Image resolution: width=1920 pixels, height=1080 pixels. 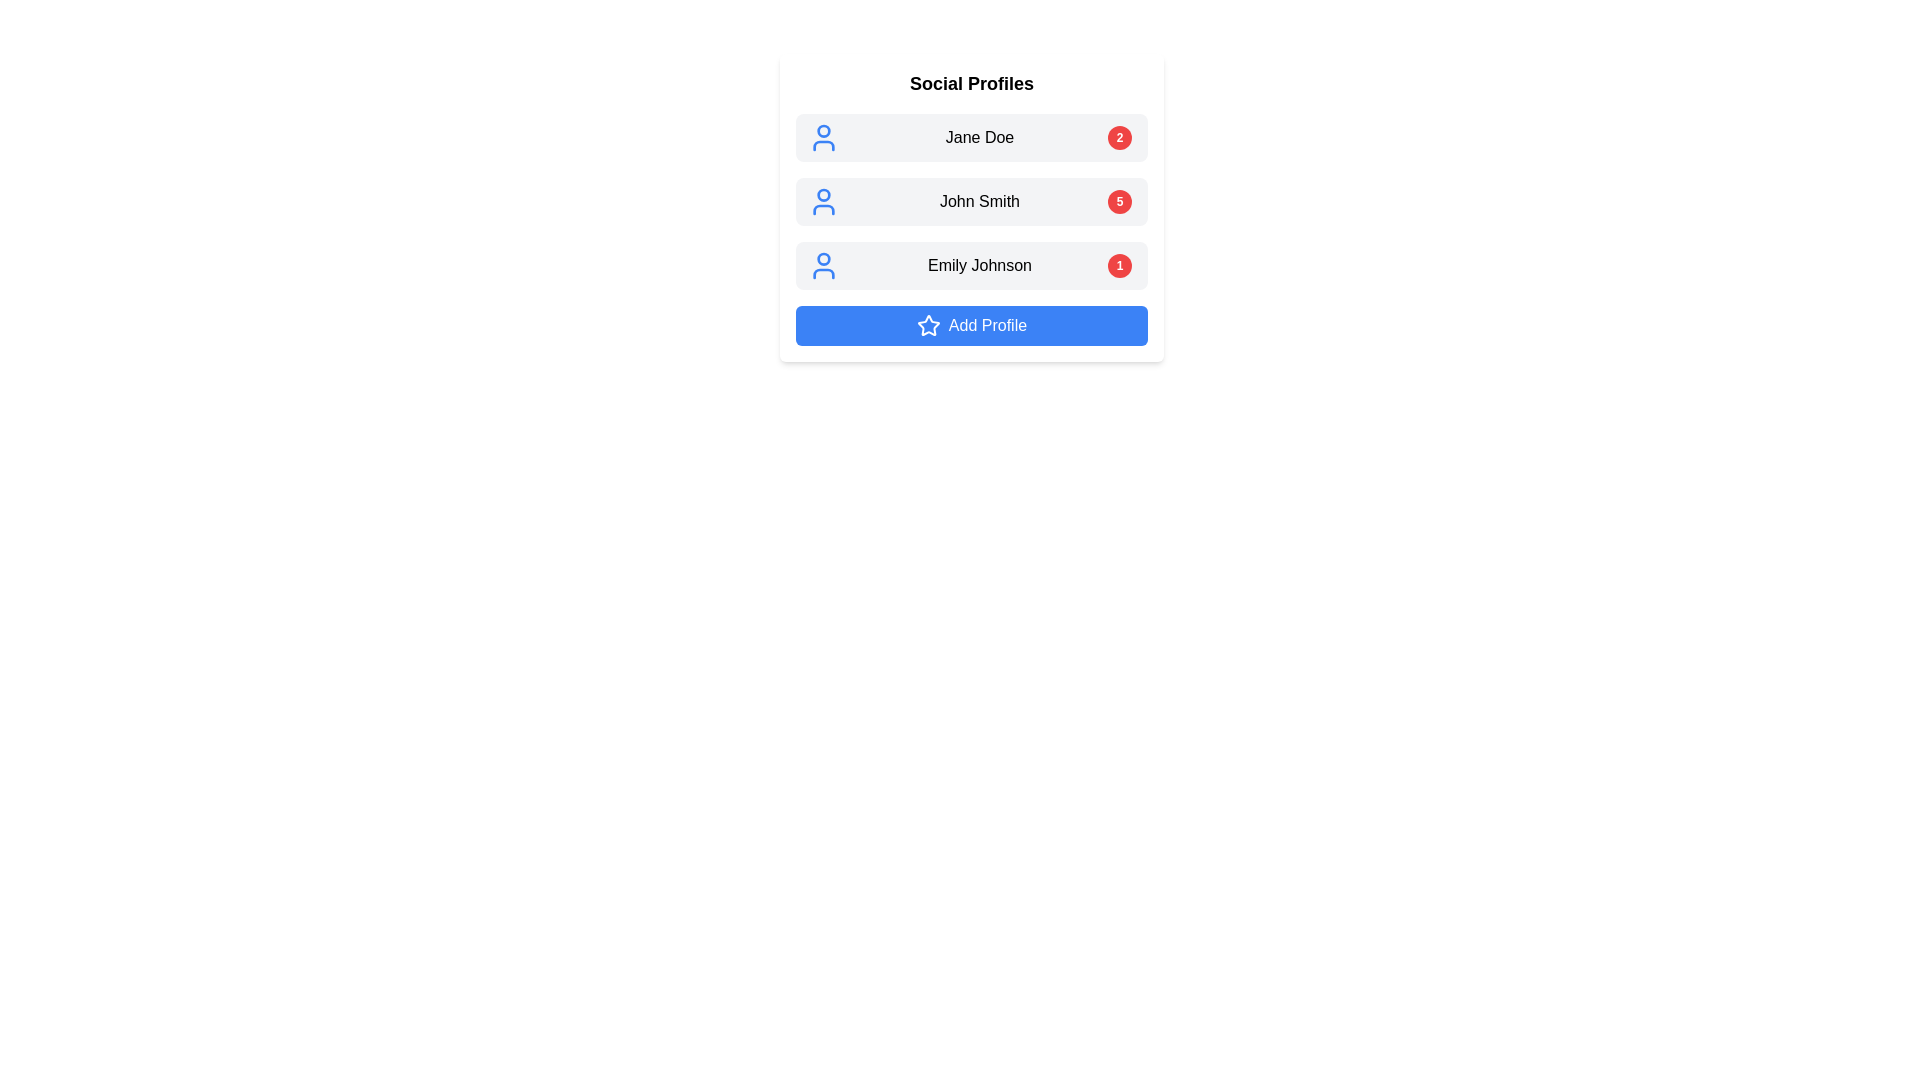 I want to click on the user profile button for 'Emily Johnson', which is the third item in a vertical list of profile cards, so click(x=971, y=265).